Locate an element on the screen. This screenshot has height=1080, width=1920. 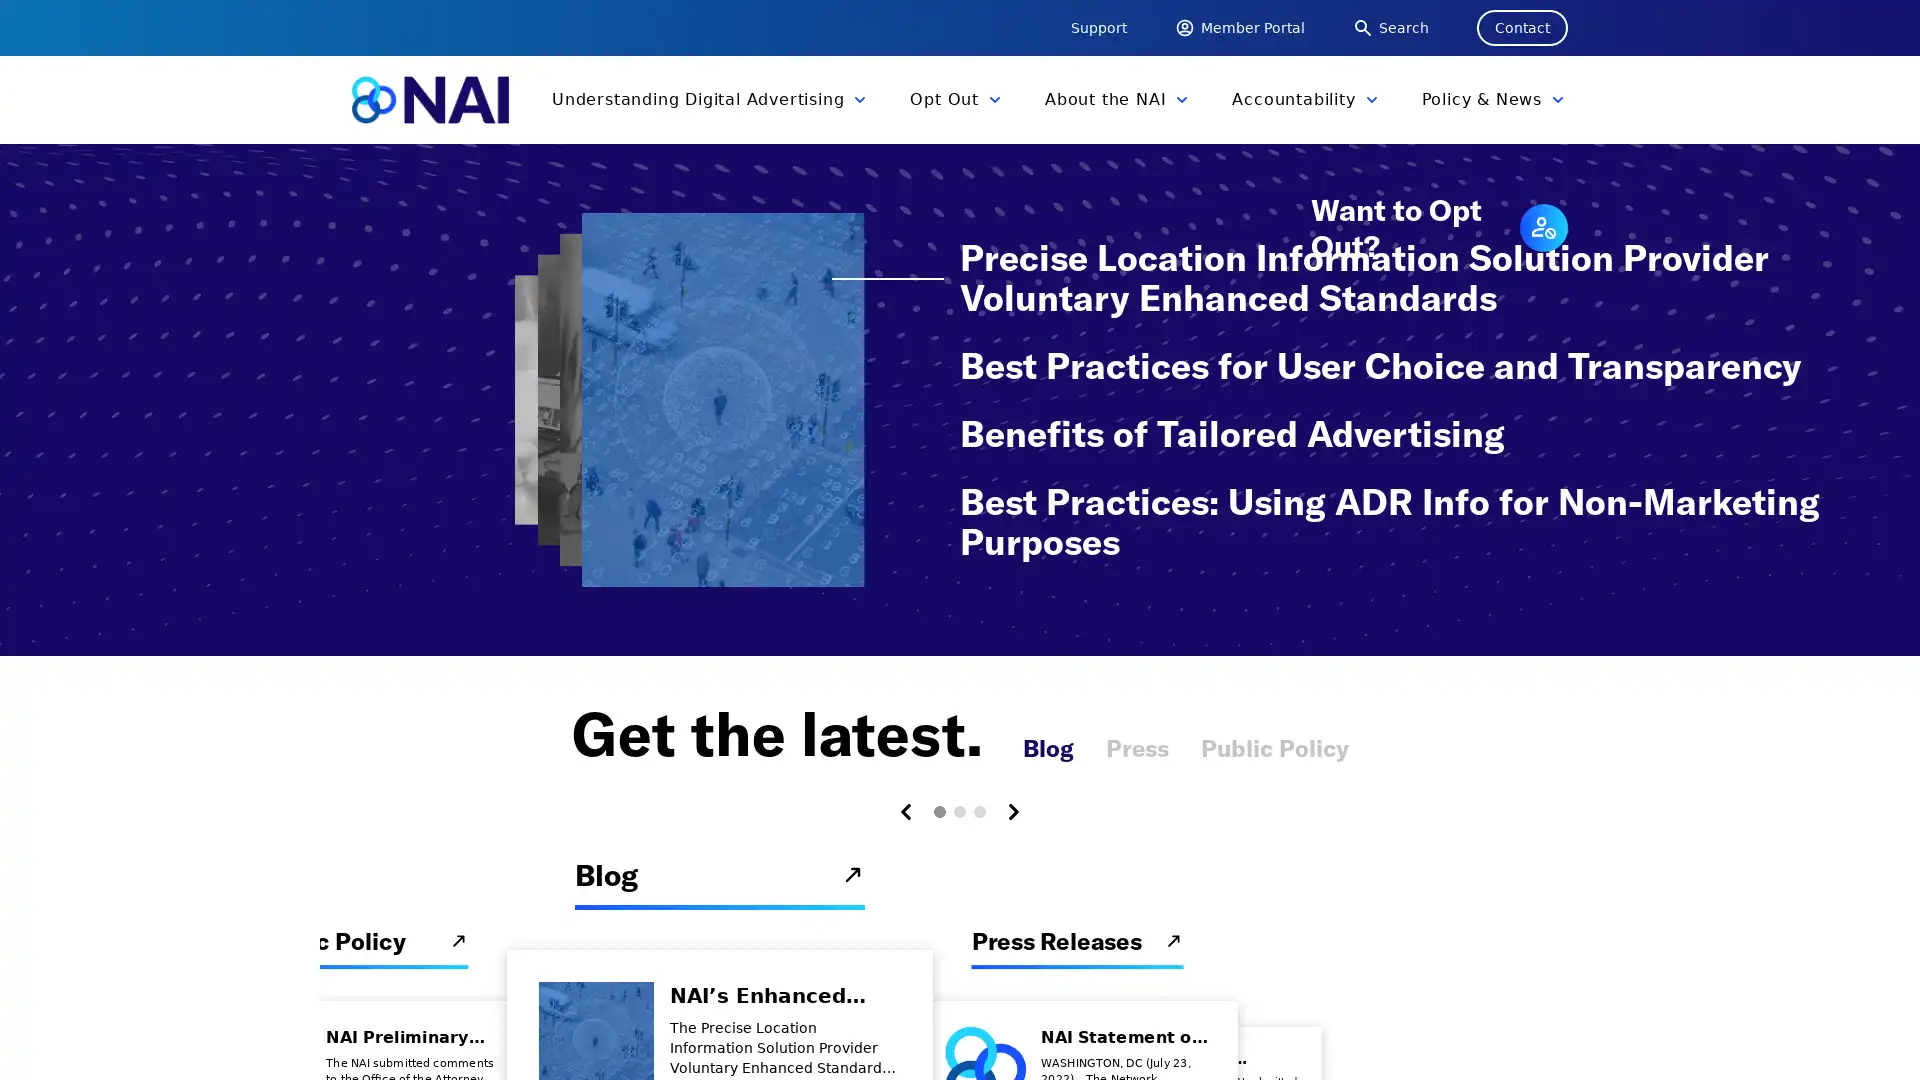
Press is located at coordinates (1136, 748).